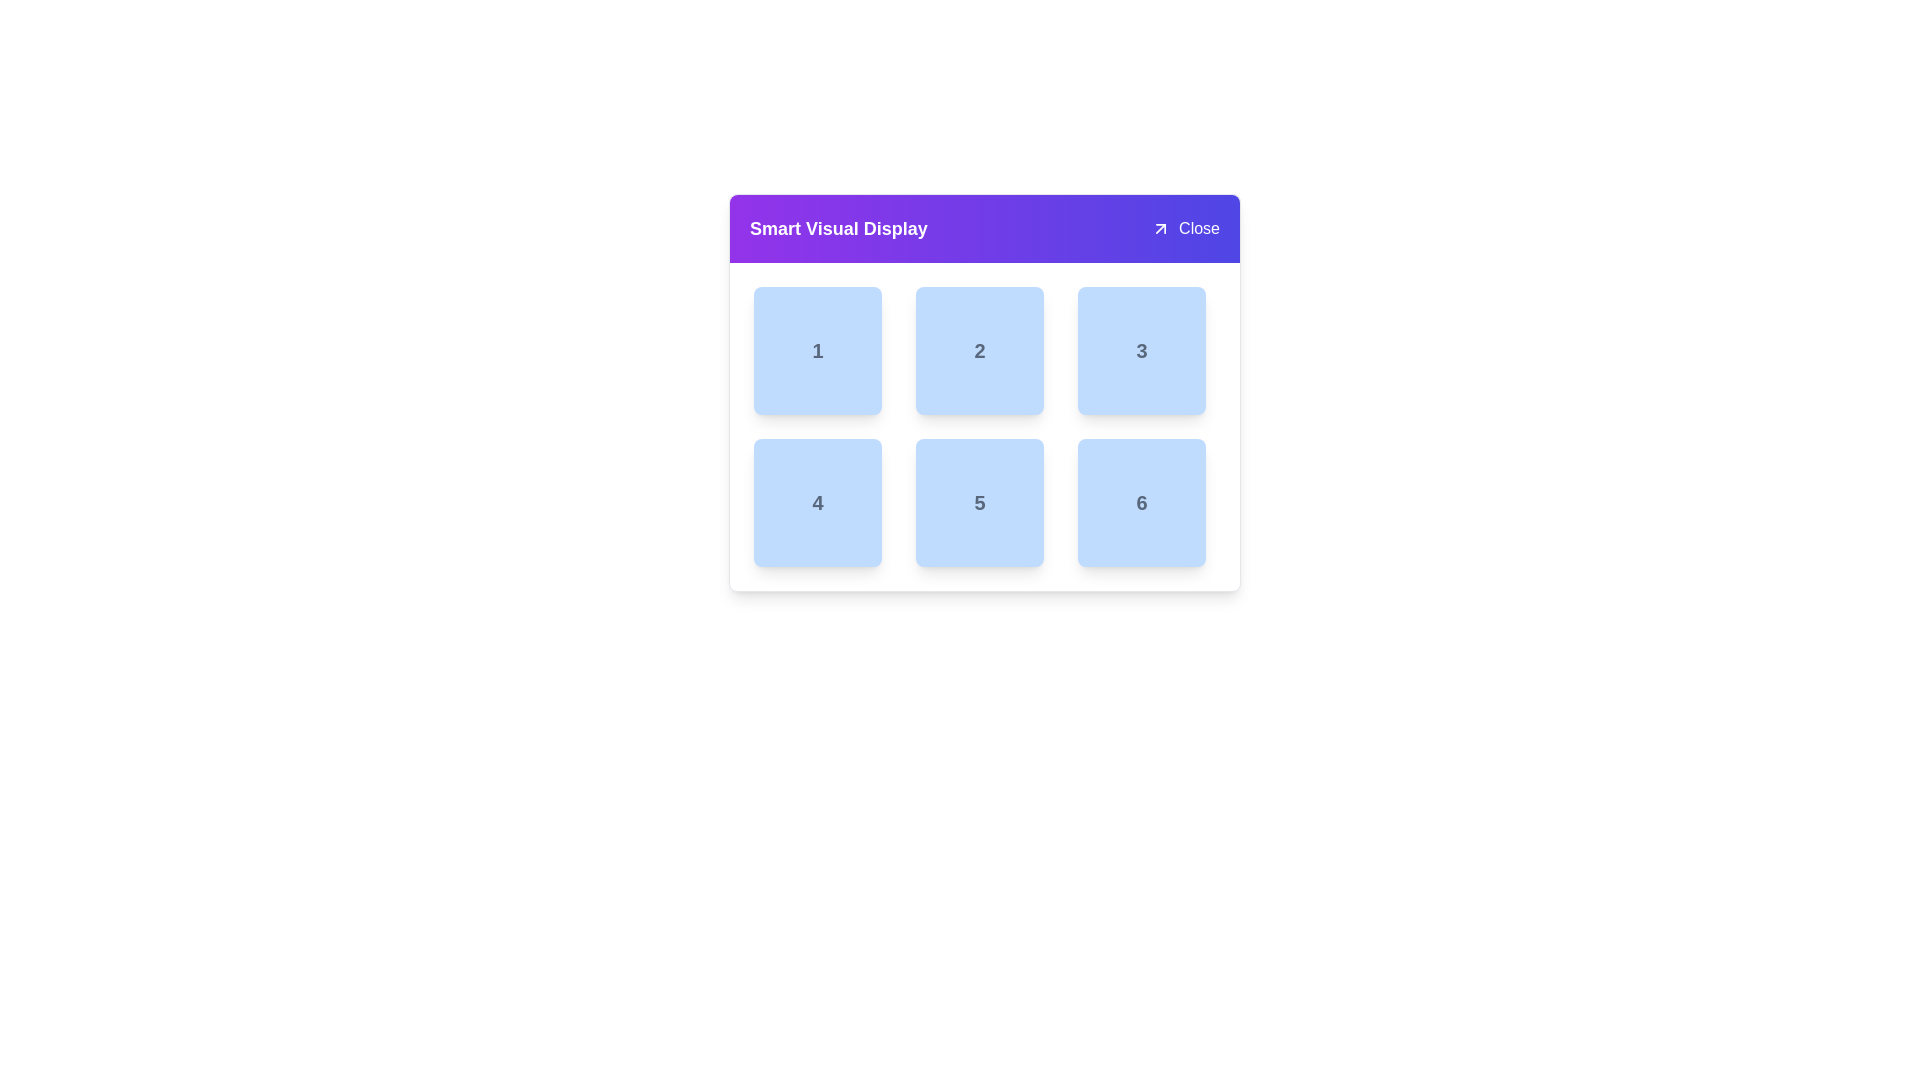  What do you see at coordinates (979, 350) in the screenshot?
I see `the Label or Display Box that displays the number '2', which is the second item in the first row of a 3-column grid layout` at bounding box center [979, 350].